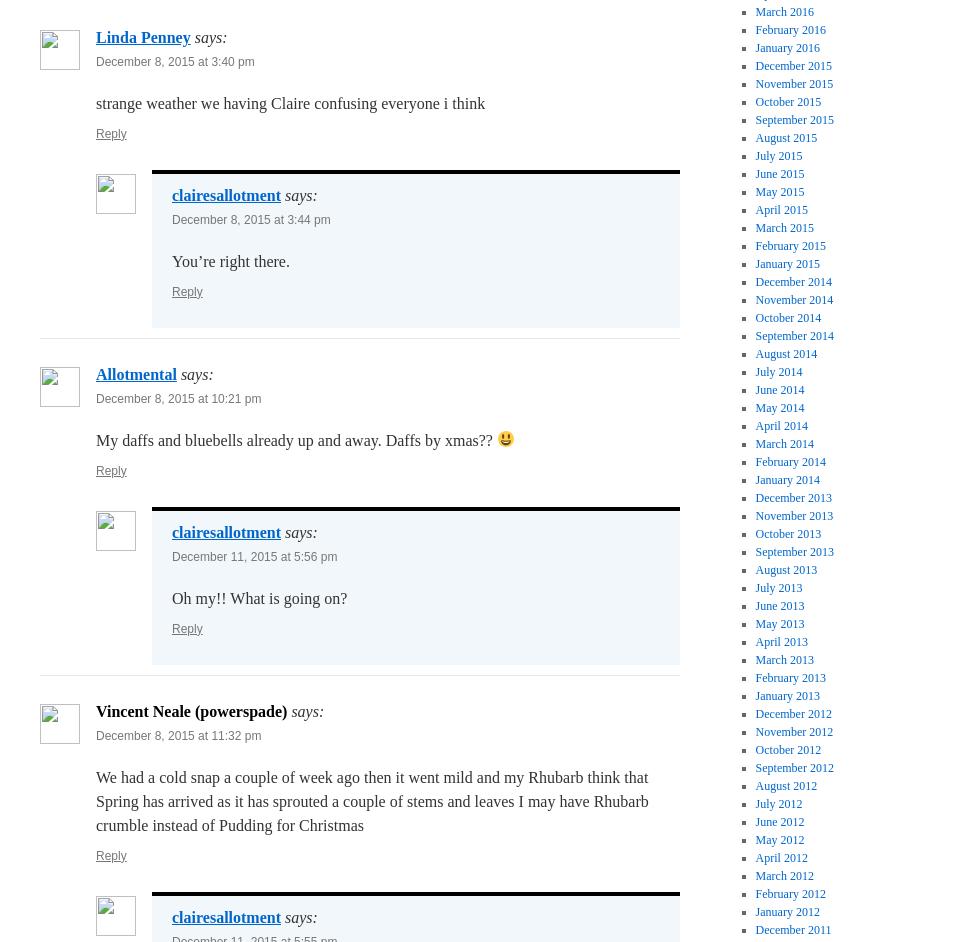 This screenshot has height=942, width=980. Describe the element at coordinates (785, 786) in the screenshot. I see `'August 2012'` at that location.